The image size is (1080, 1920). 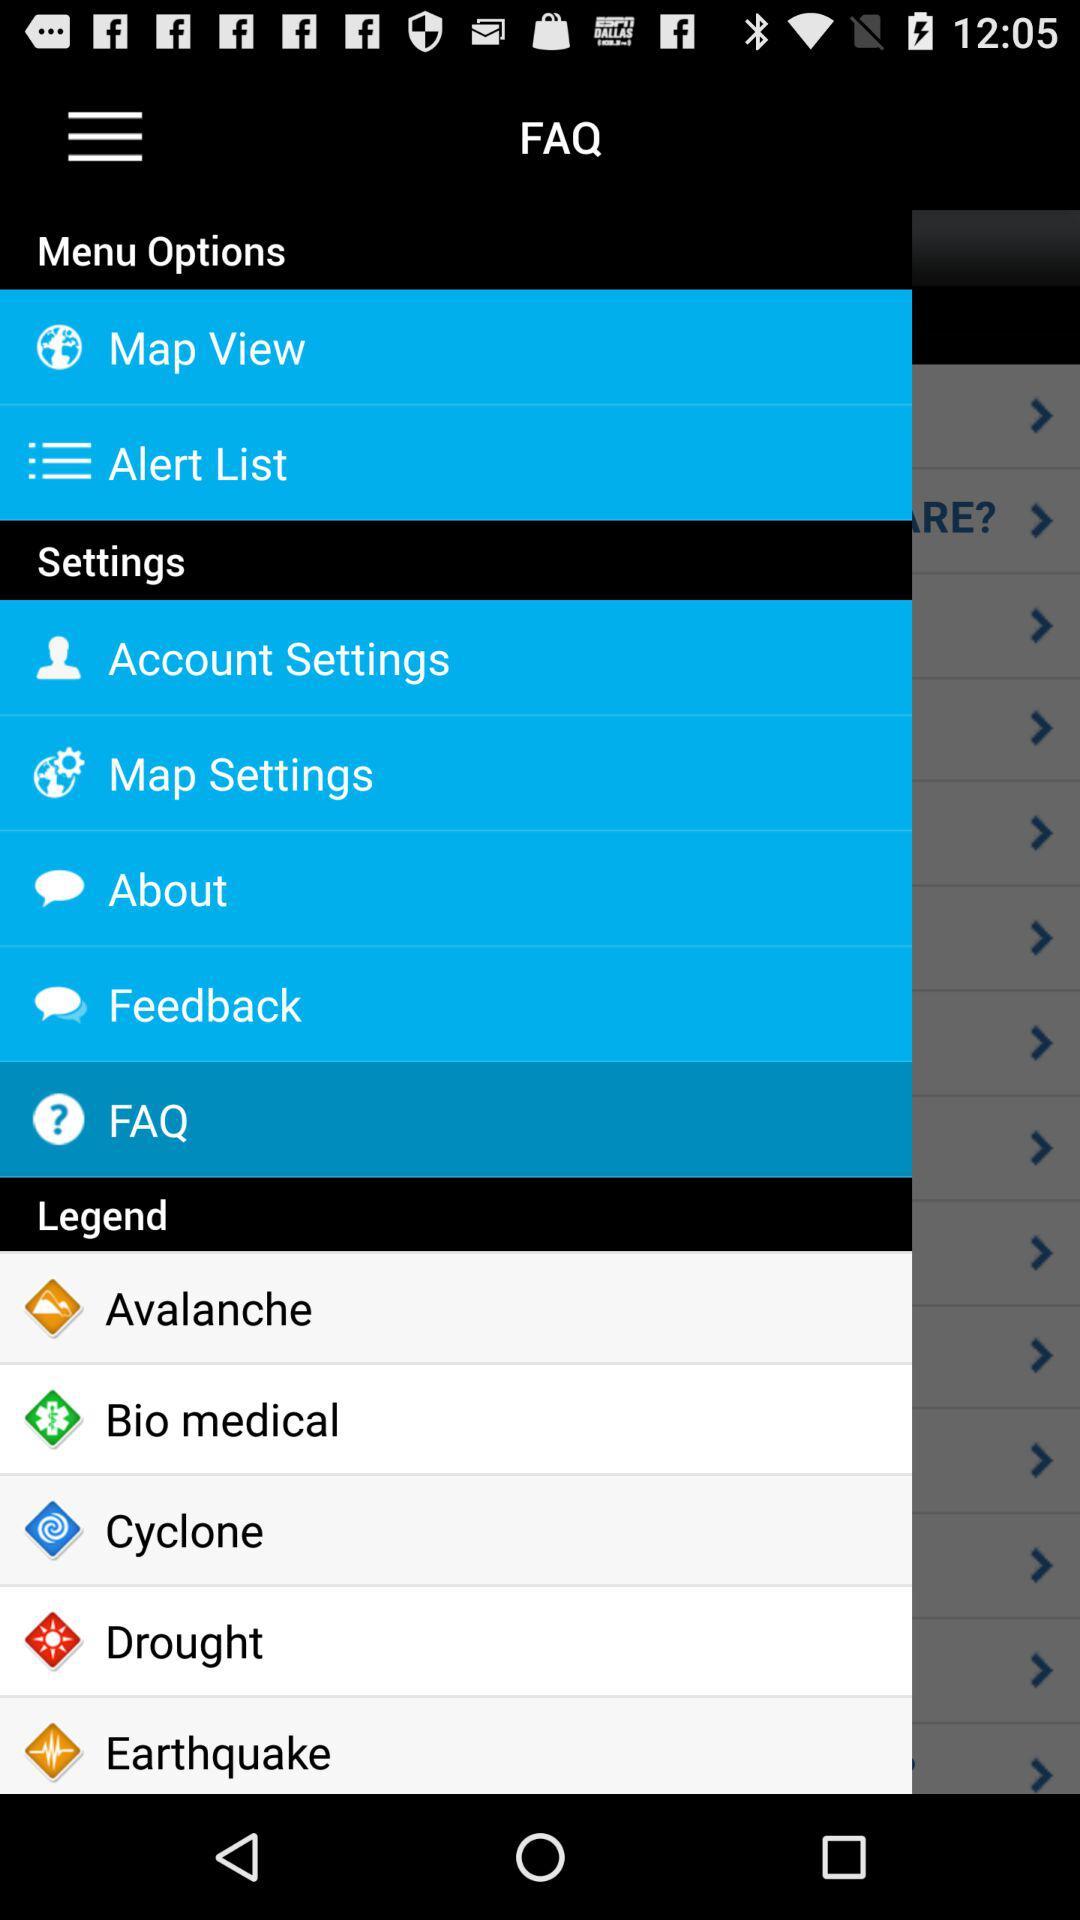 I want to click on the icon below legend icon, so click(x=455, y=1308).